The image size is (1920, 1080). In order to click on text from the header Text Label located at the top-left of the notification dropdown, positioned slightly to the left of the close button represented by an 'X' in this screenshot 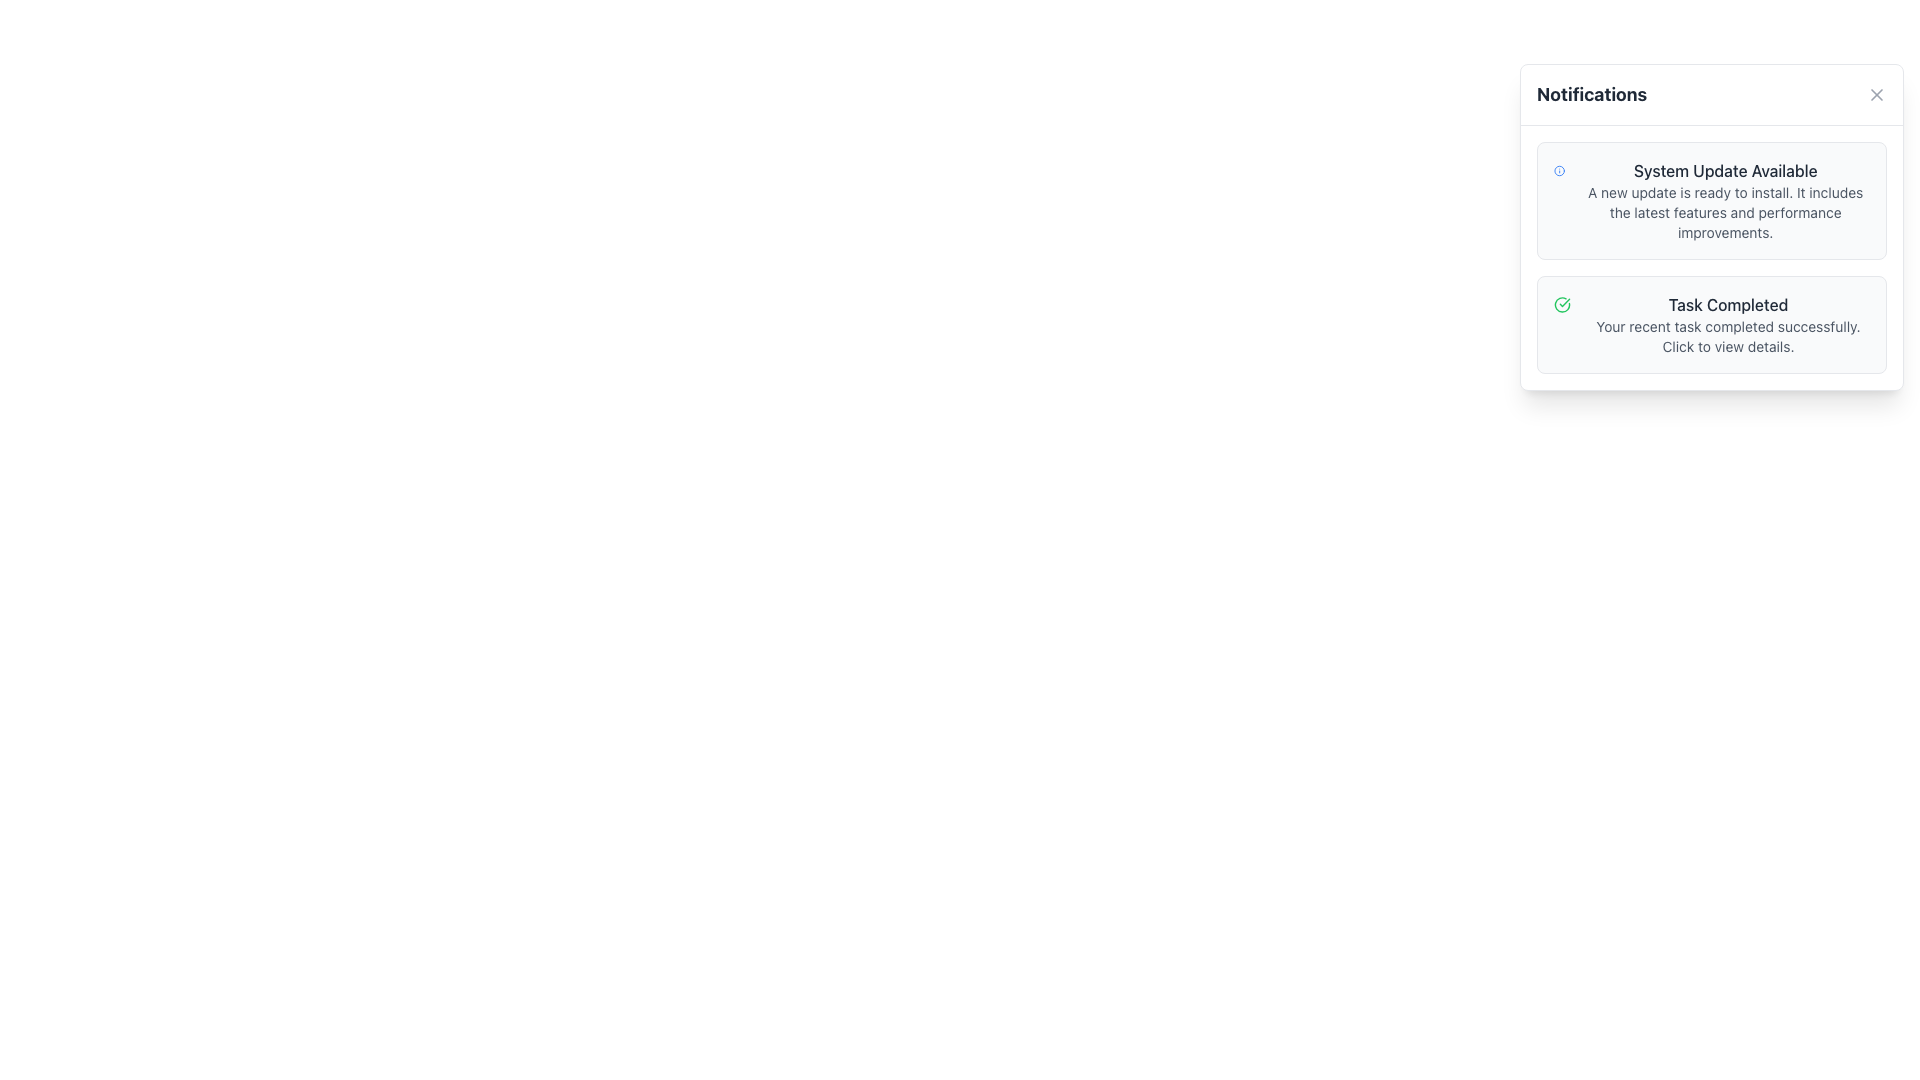, I will do `click(1591, 95)`.